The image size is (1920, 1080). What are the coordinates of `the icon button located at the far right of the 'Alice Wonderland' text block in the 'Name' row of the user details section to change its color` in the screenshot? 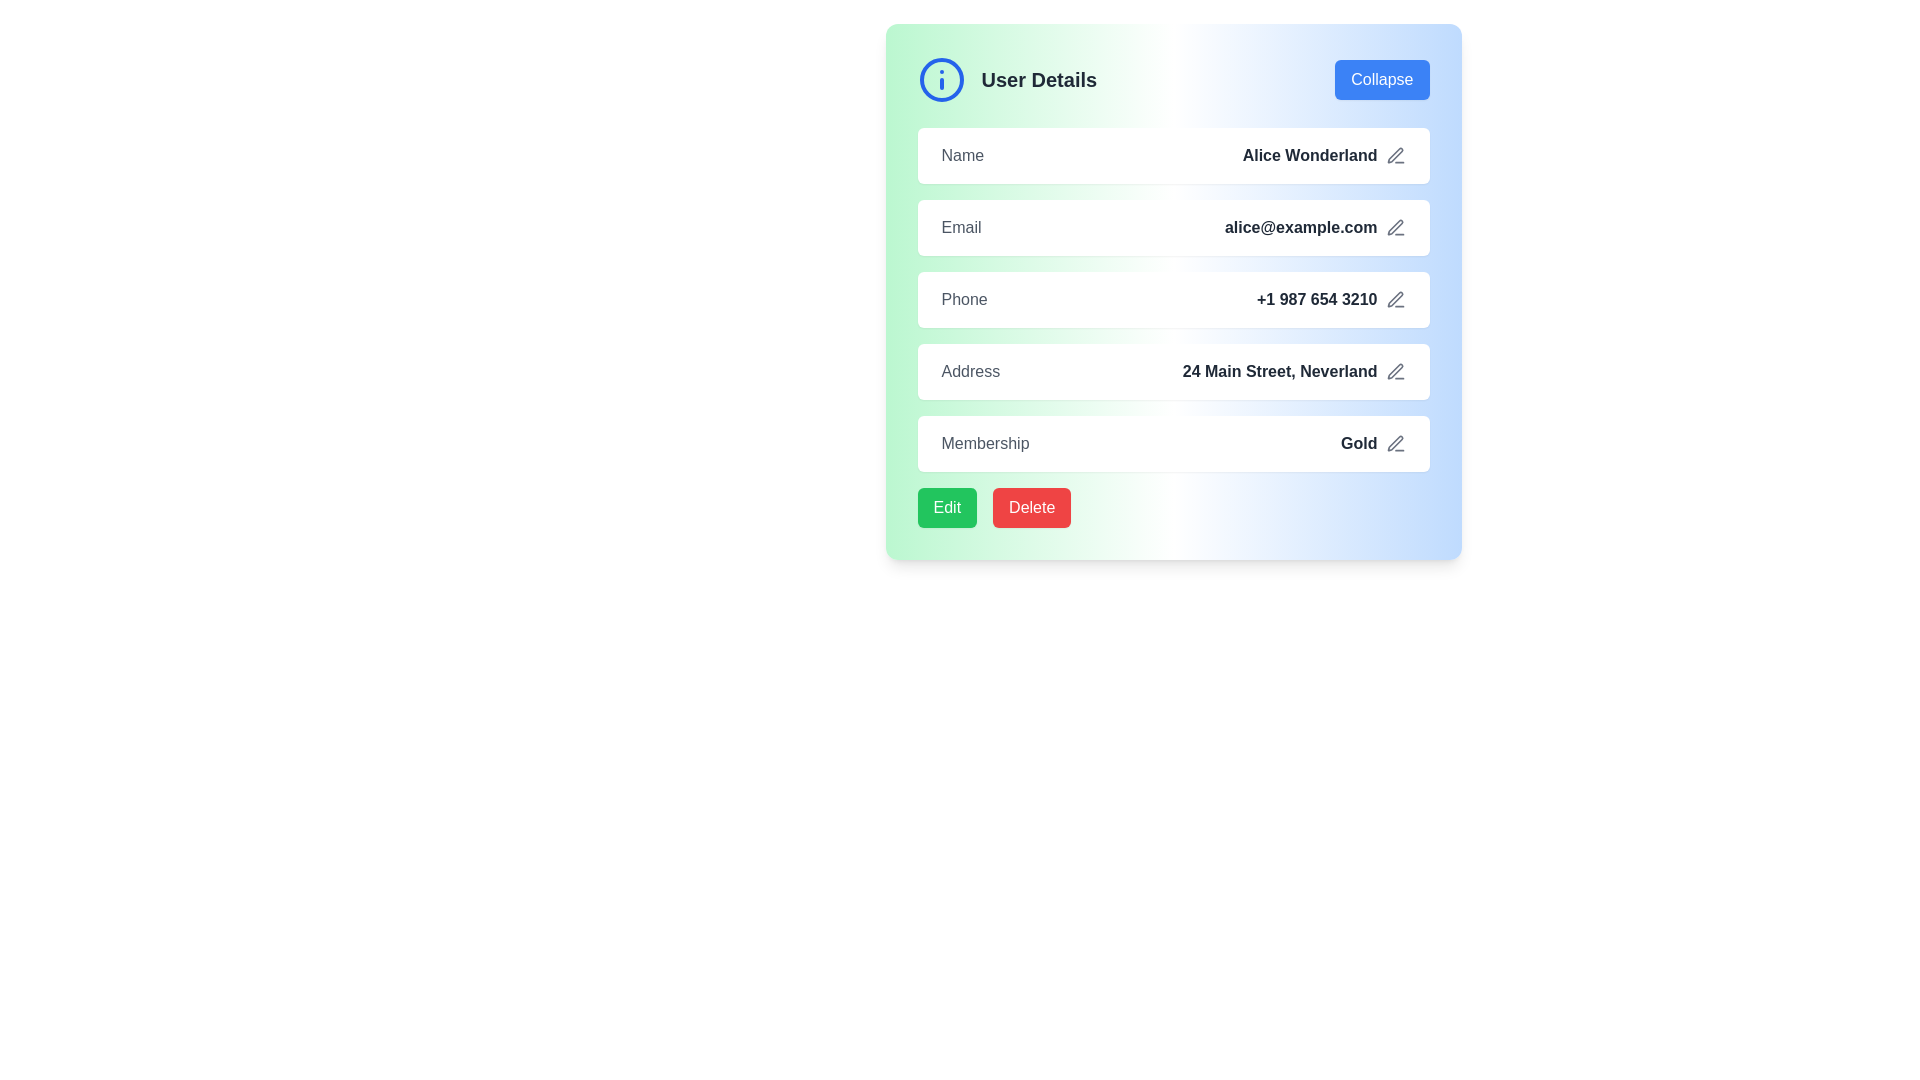 It's located at (1394, 154).